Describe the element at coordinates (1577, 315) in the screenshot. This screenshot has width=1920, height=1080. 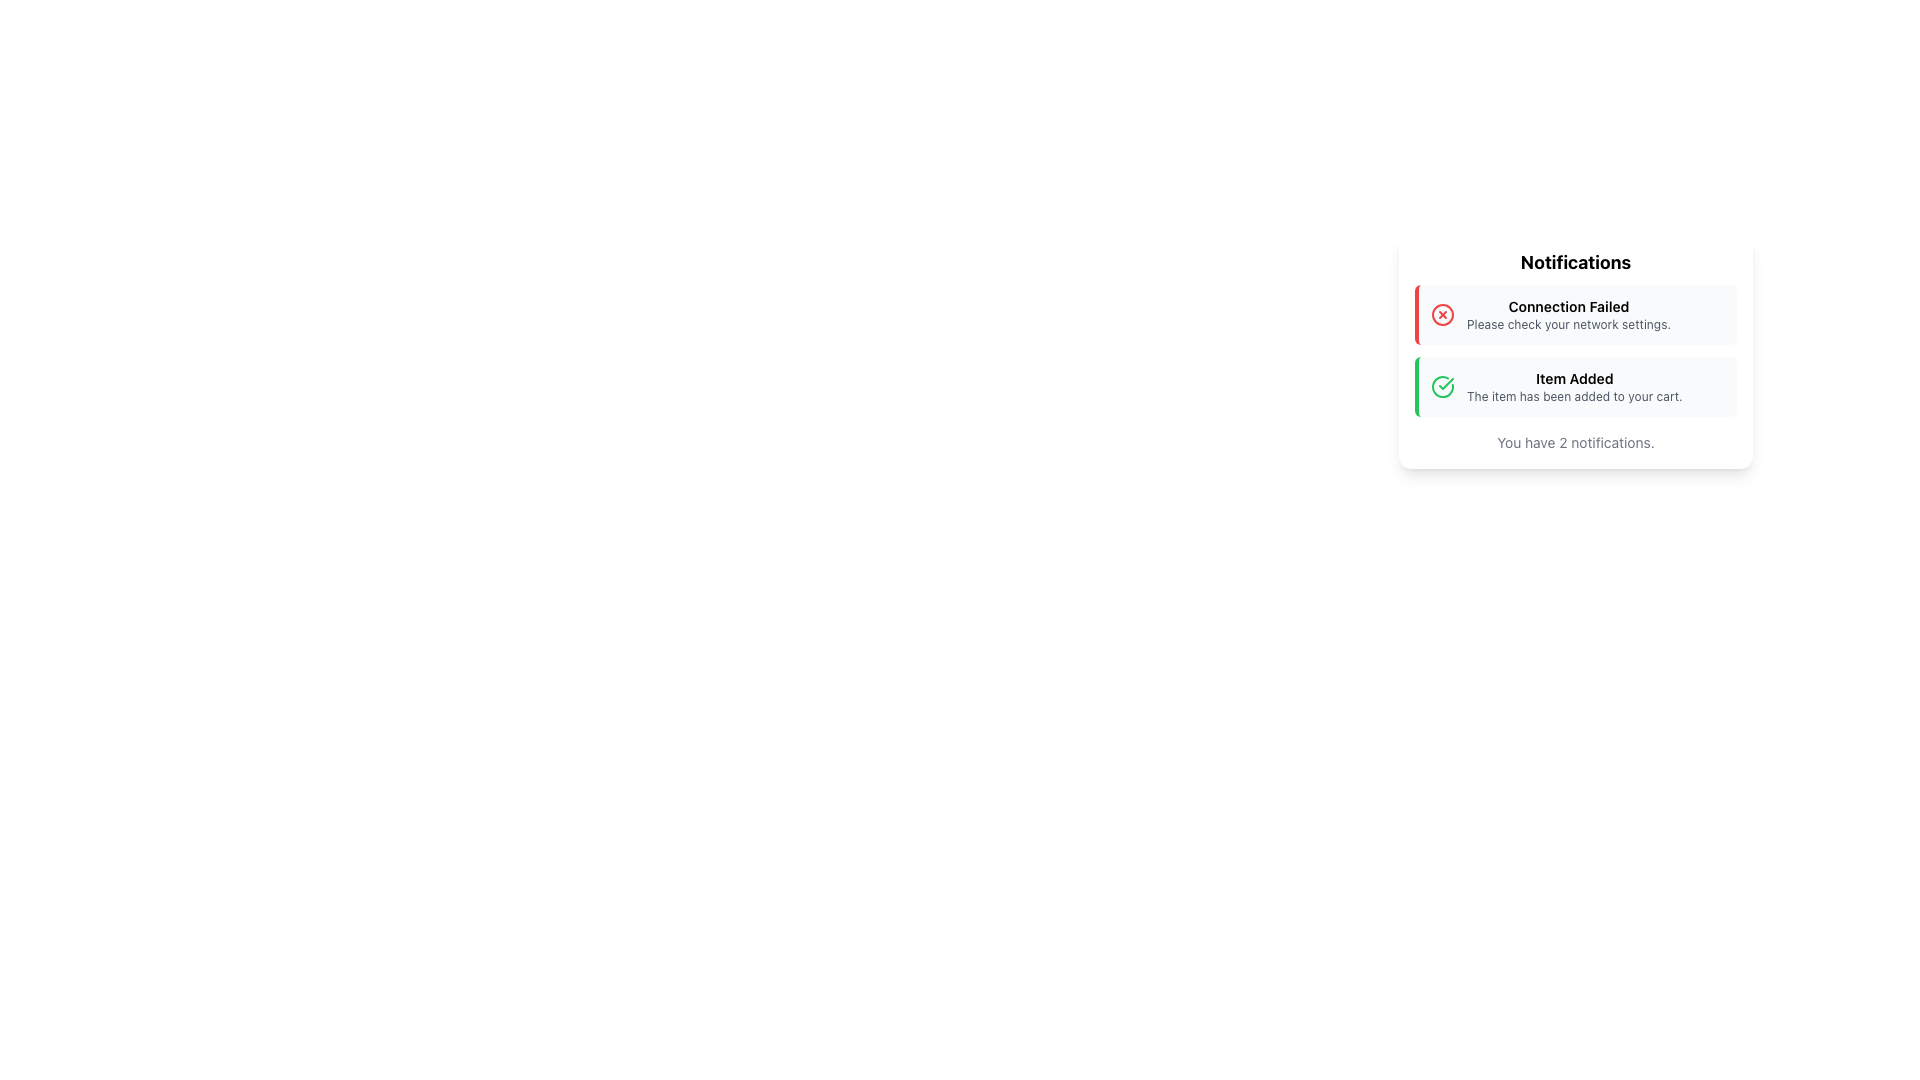
I see `the Notification Message indicating 'Connection Failed' with a red icon and two lines of text` at that location.